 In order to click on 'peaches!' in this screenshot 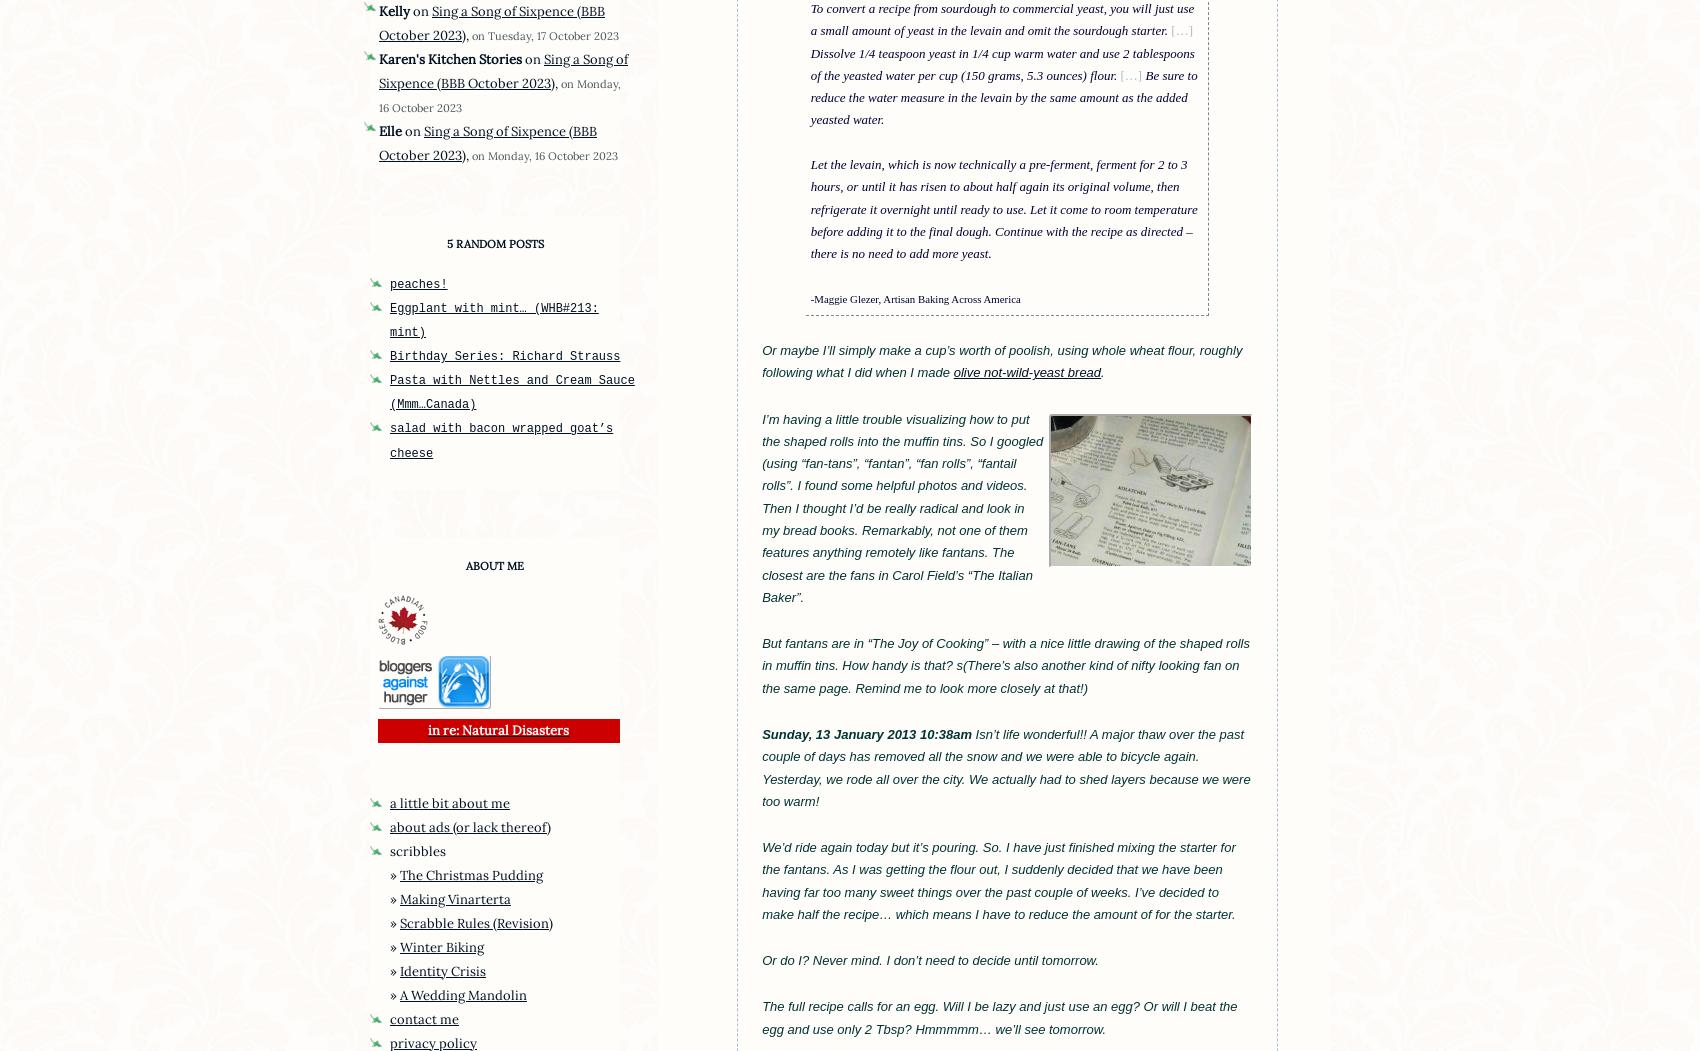, I will do `click(417, 283)`.